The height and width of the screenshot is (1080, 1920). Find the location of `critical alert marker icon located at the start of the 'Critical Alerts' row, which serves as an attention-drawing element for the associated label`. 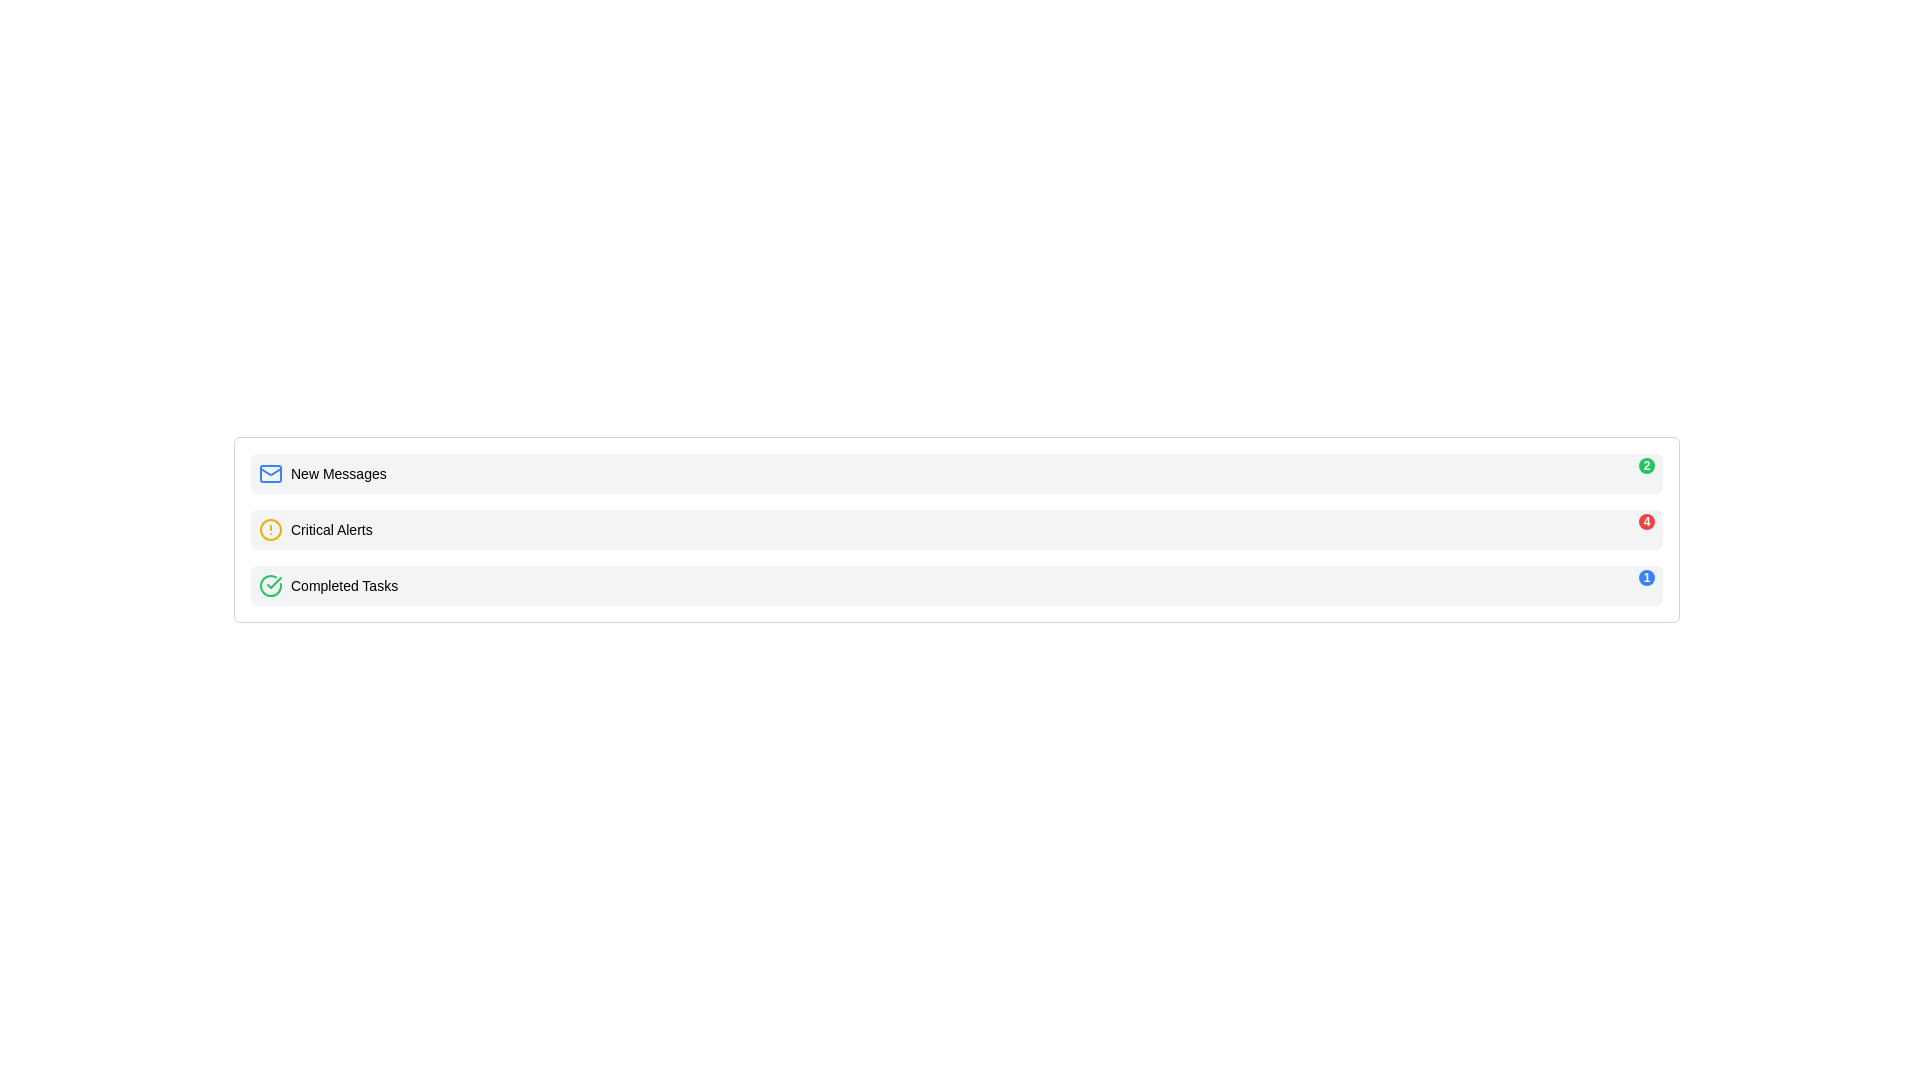

critical alert marker icon located at the start of the 'Critical Alerts' row, which serves as an attention-drawing element for the associated label is located at coordinates (269, 528).